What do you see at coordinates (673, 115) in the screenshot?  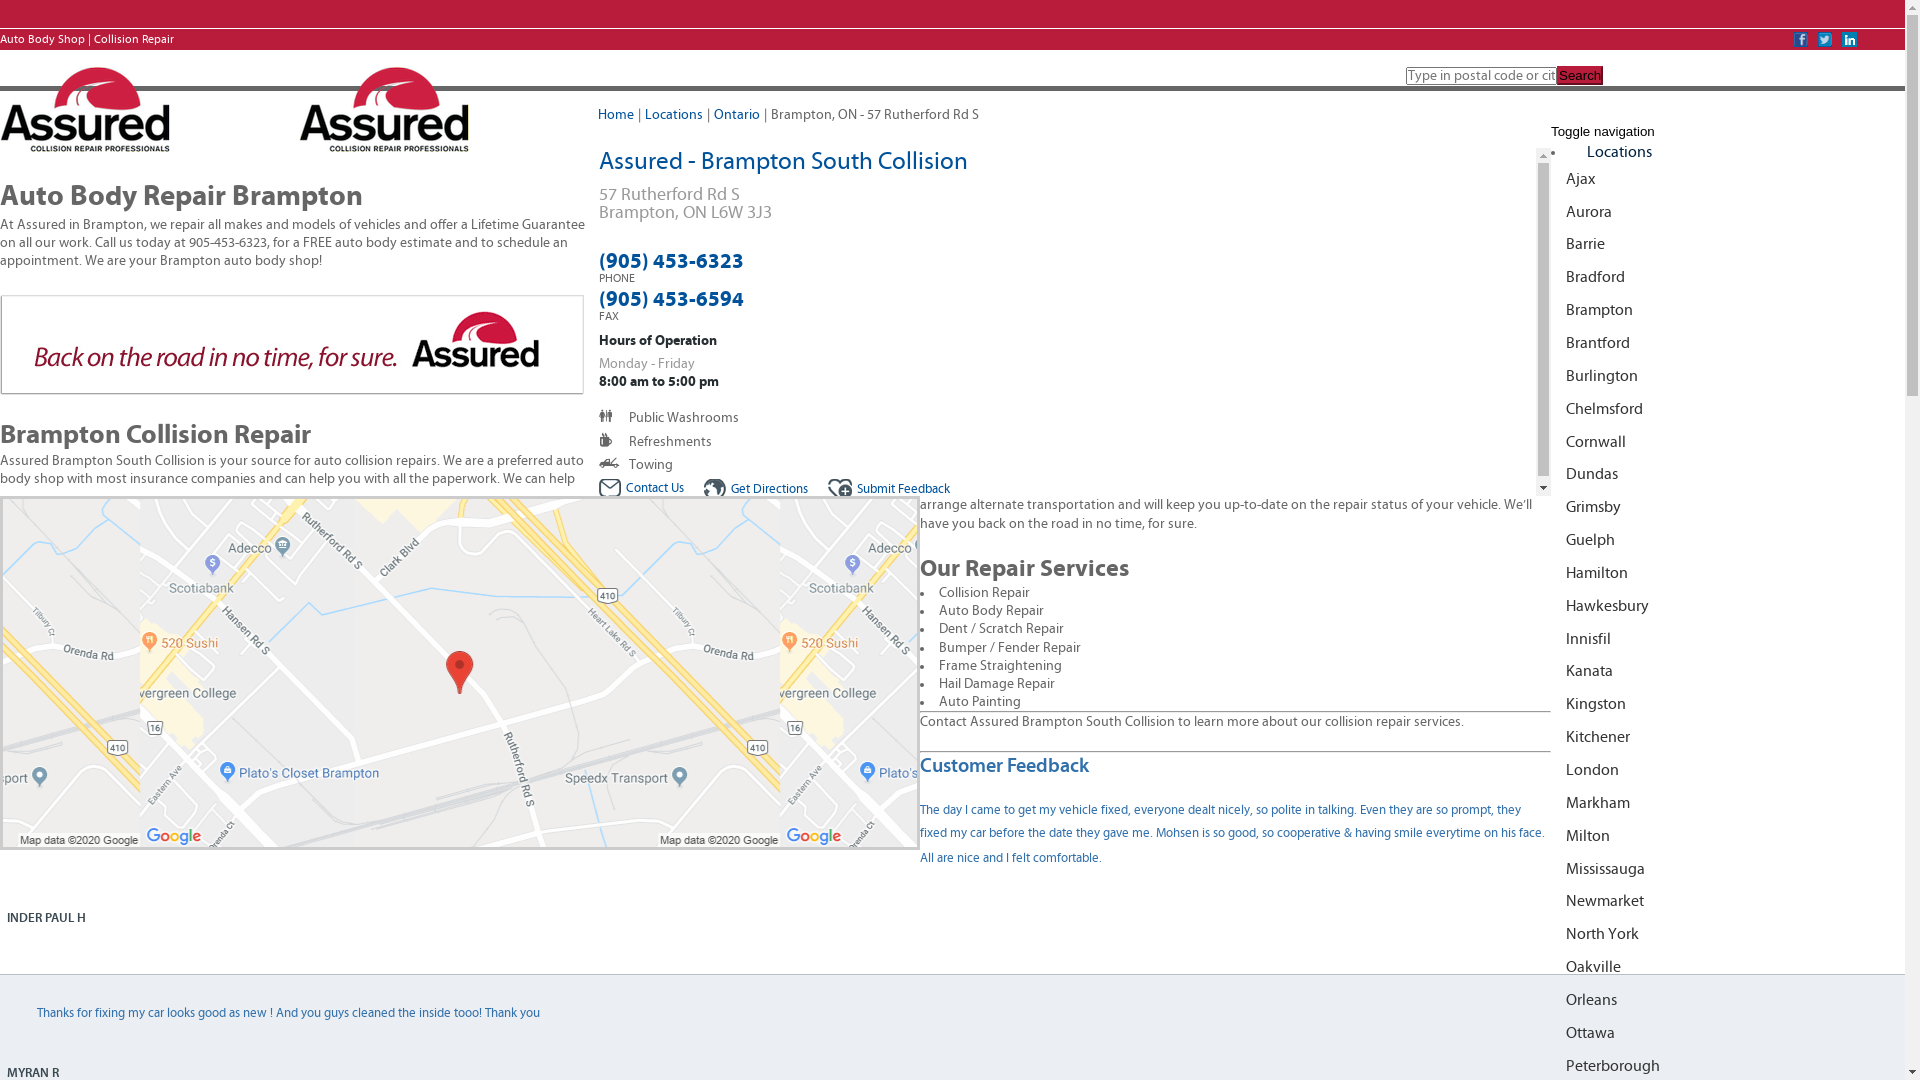 I see `'Locations'` at bounding box center [673, 115].